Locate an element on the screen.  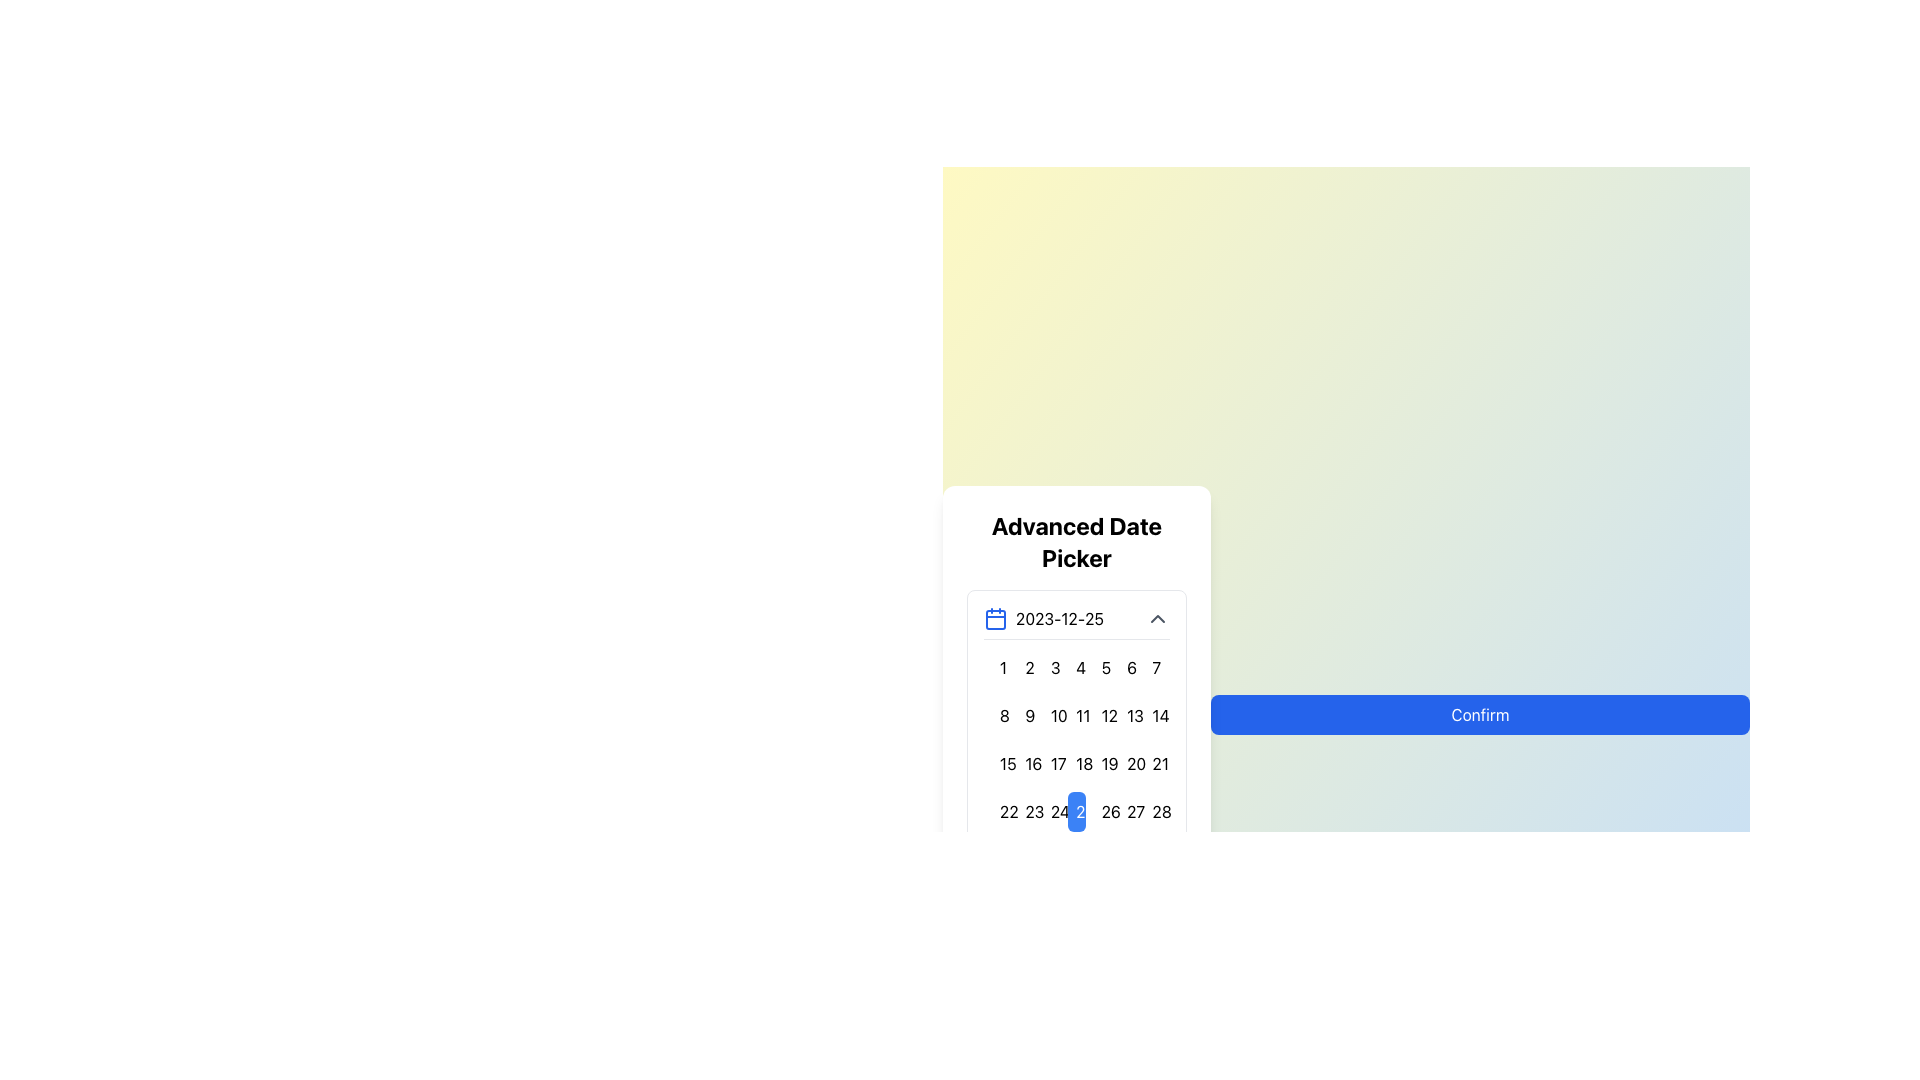
the interactive button representing the third day of the month in the calendar grid located below 'Advanced Date Picker' is located at coordinates (1050, 667).